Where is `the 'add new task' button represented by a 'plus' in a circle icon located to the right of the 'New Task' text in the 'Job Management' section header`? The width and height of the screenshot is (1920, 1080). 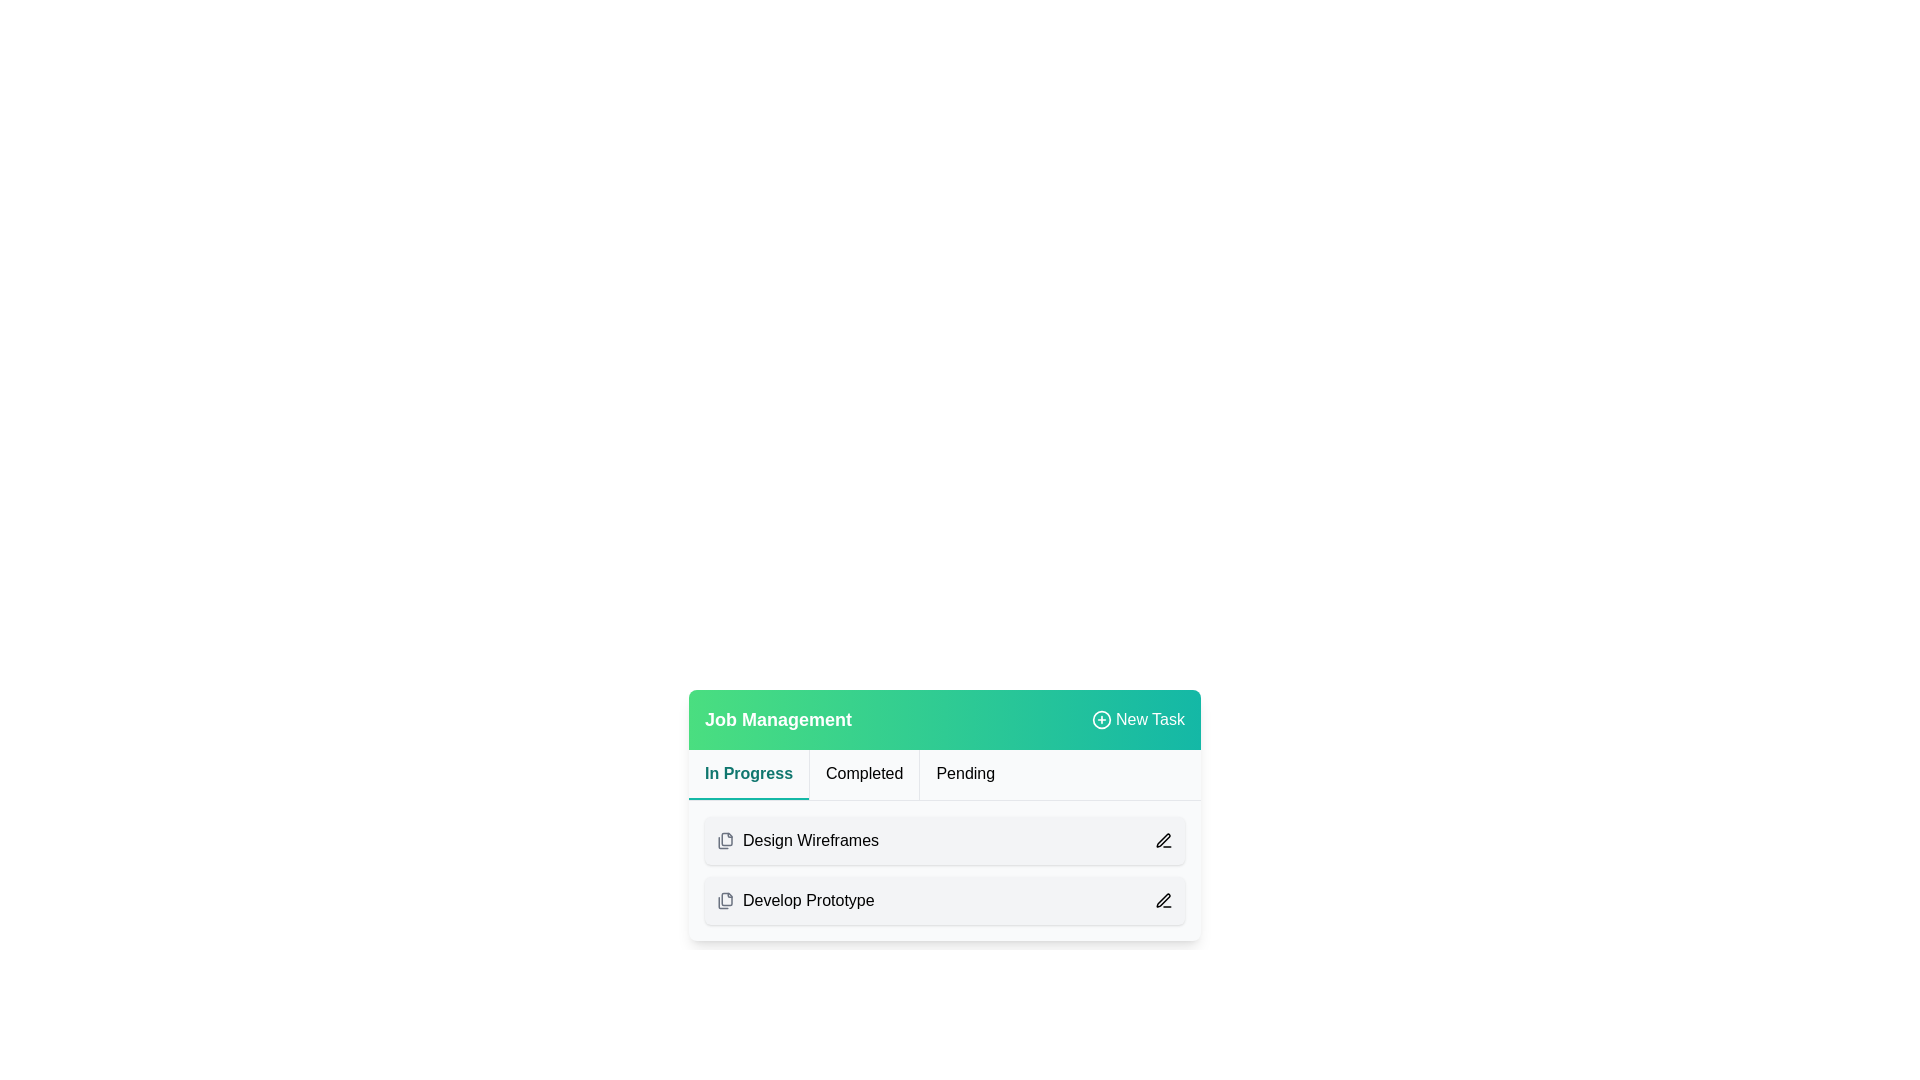 the 'add new task' button represented by a 'plus' in a circle icon located to the right of the 'New Task' text in the 'Job Management' section header is located at coordinates (1100, 720).